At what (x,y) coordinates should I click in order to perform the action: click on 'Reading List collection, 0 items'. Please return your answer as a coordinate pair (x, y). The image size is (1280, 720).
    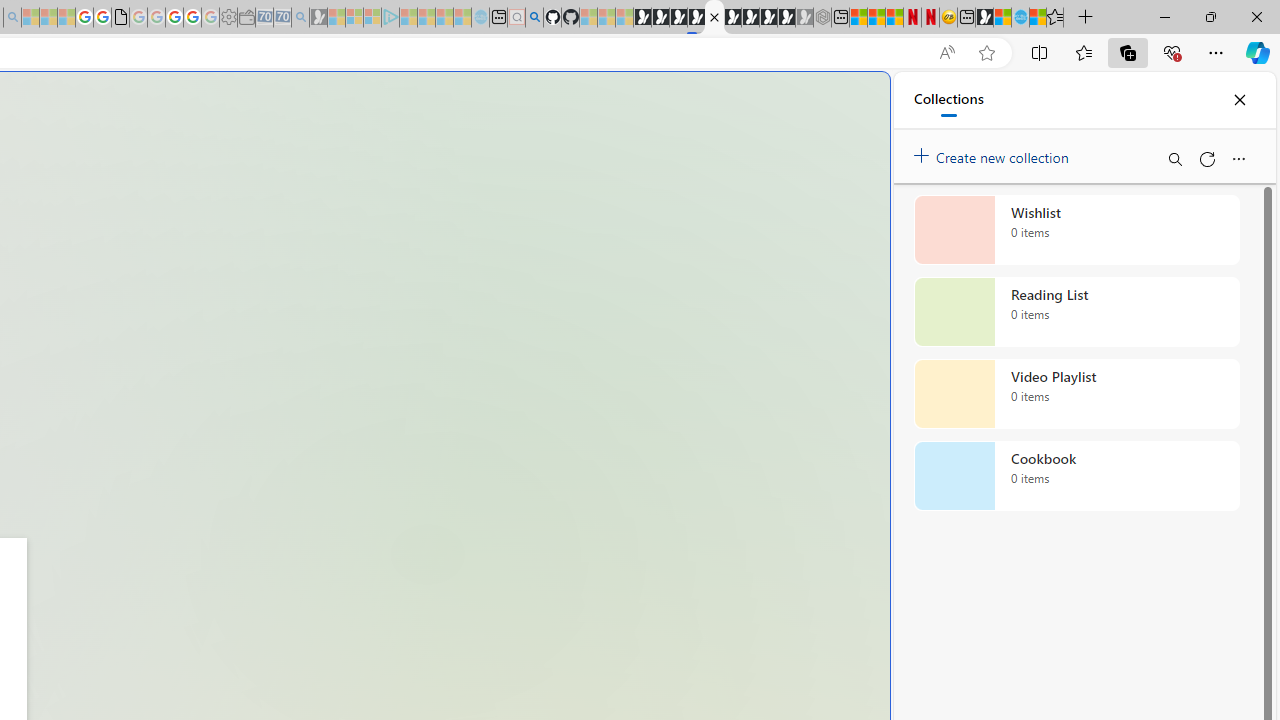
    Looking at the image, I should click on (1076, 312).